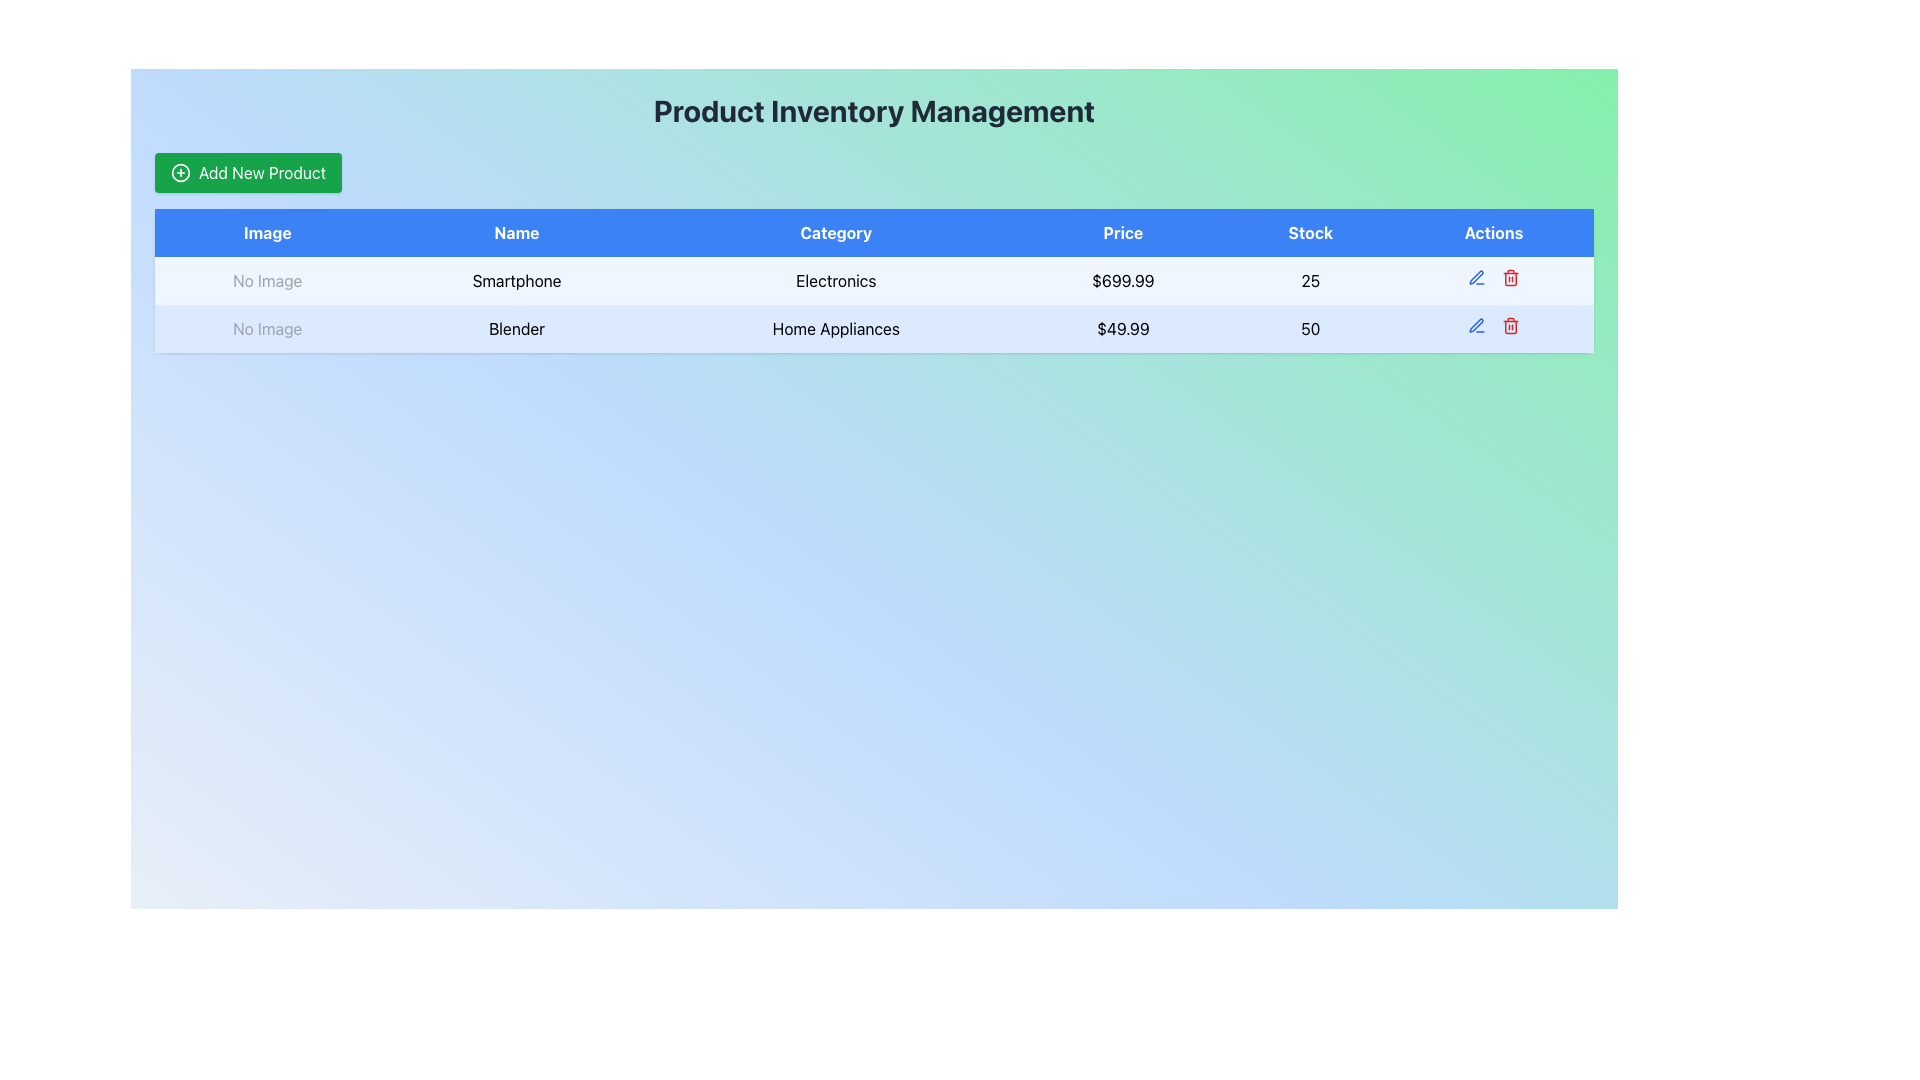 The width and height of the screenshot is (1920, 1080). I want to click on the text label UI element that displays 'Home Appliances' within the second row of the table under the 'Category' column, so click(836, 327).